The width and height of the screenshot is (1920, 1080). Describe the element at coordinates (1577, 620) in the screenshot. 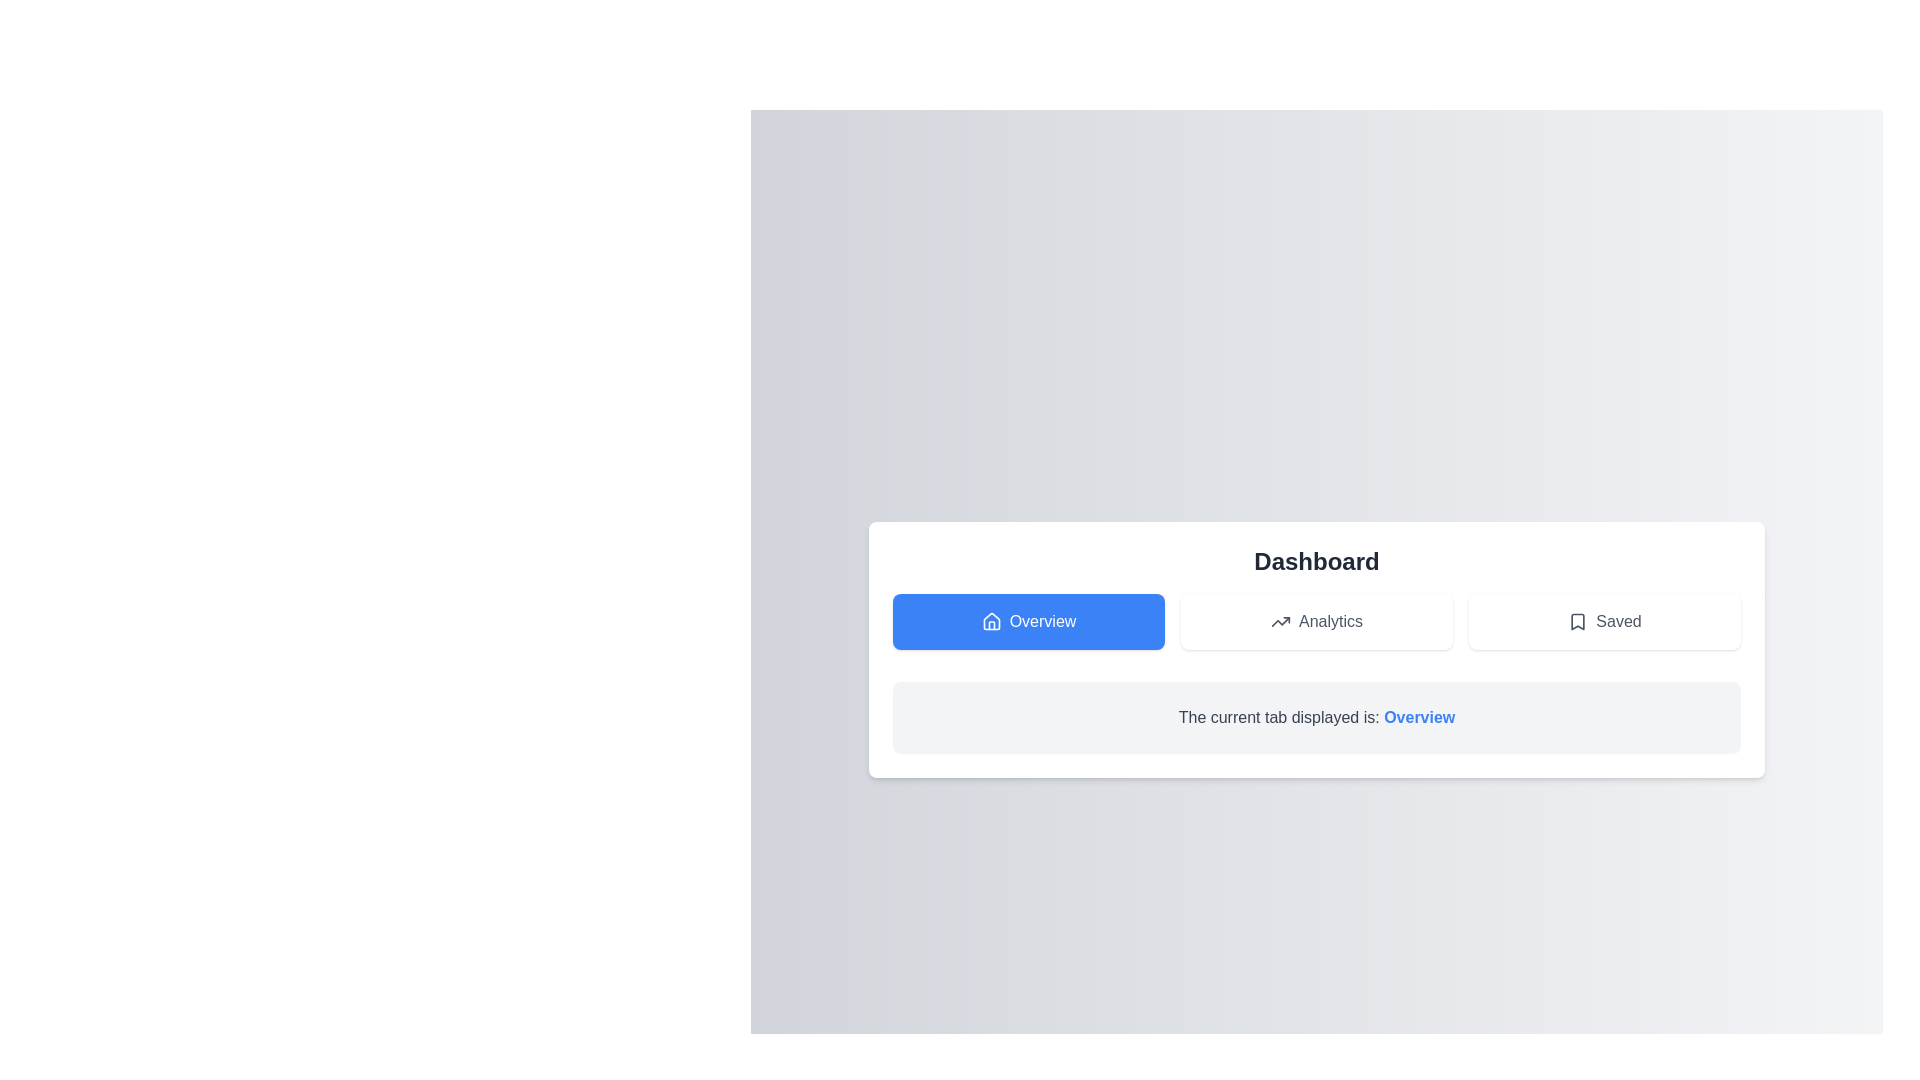

I see `the bookmark icon within the 'Saved' button, which is centrally positioned and characterized by a triangular notch at its lower end` at that location.